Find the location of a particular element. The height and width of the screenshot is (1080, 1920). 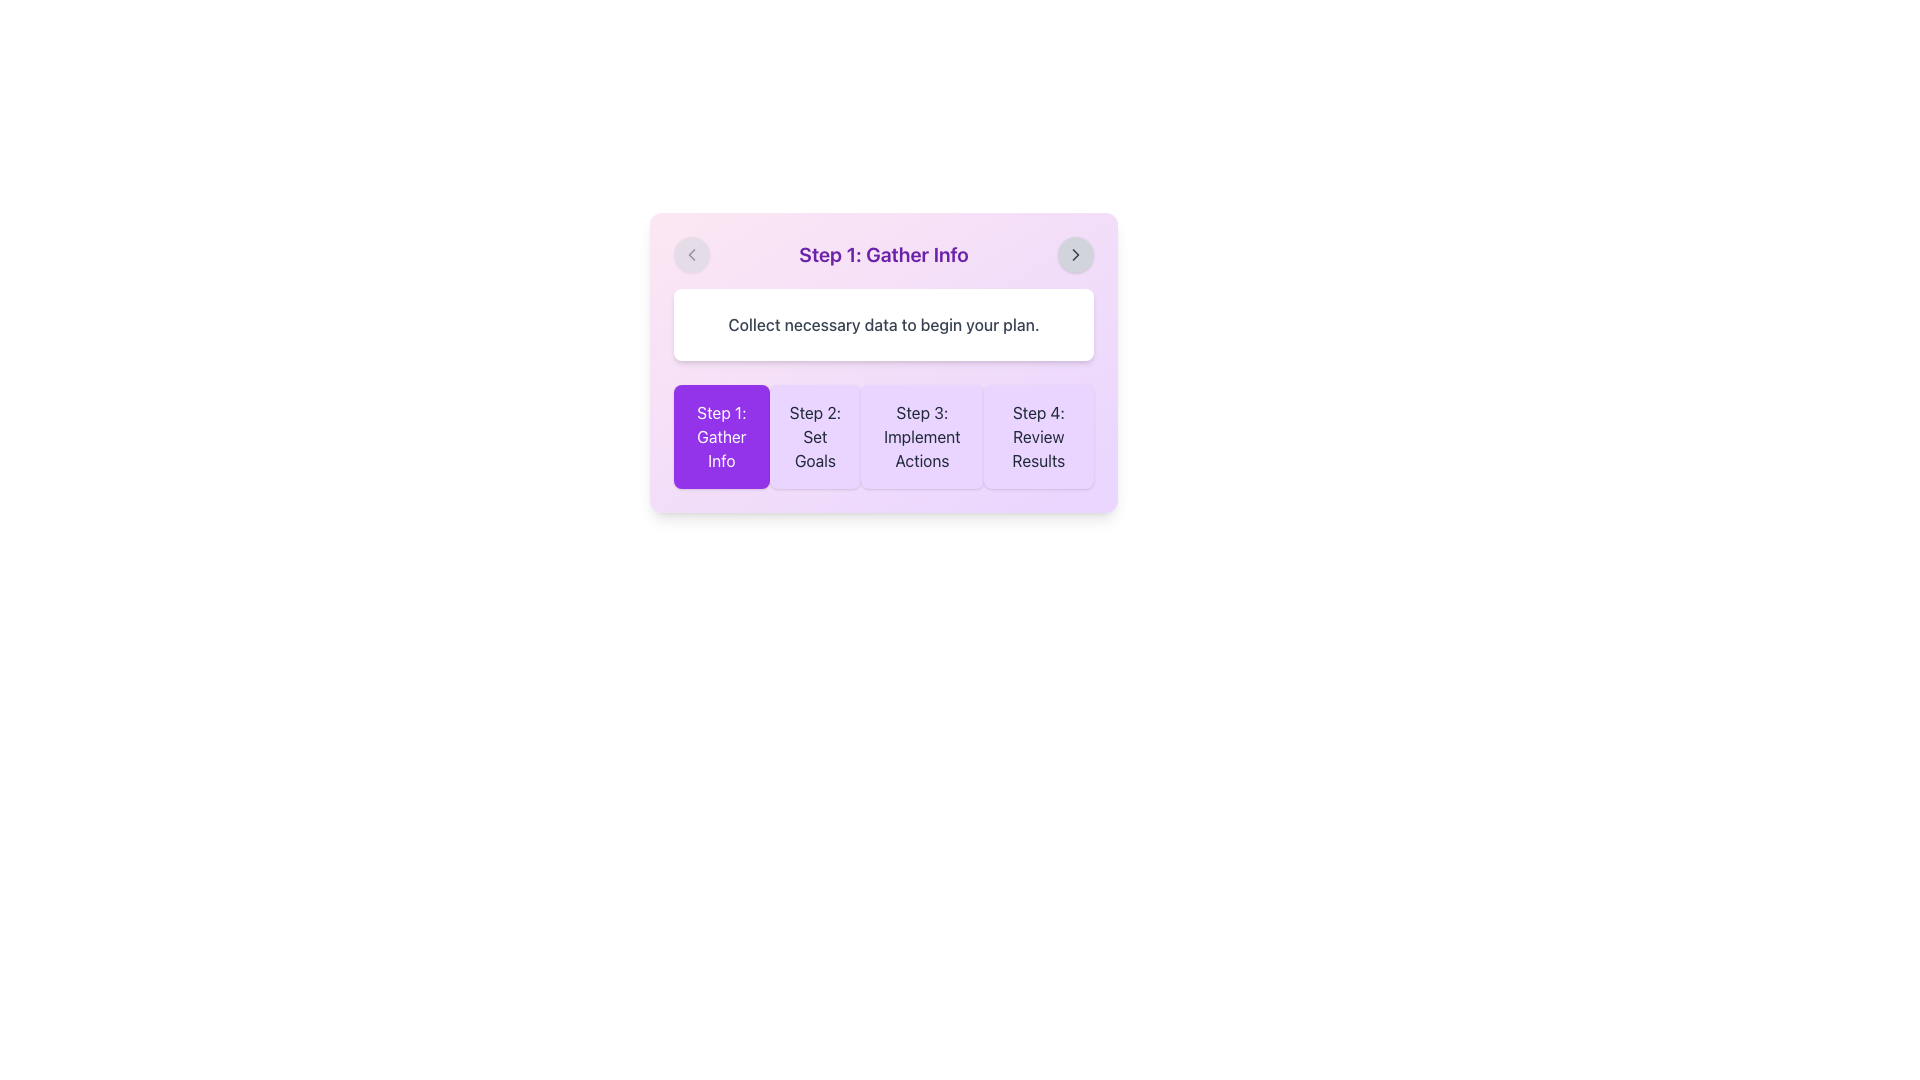

the back navigation icon located within the button at the left of the header of the card component labeled 'Step 1: Gather Info' is located at coordinates (691, 253).